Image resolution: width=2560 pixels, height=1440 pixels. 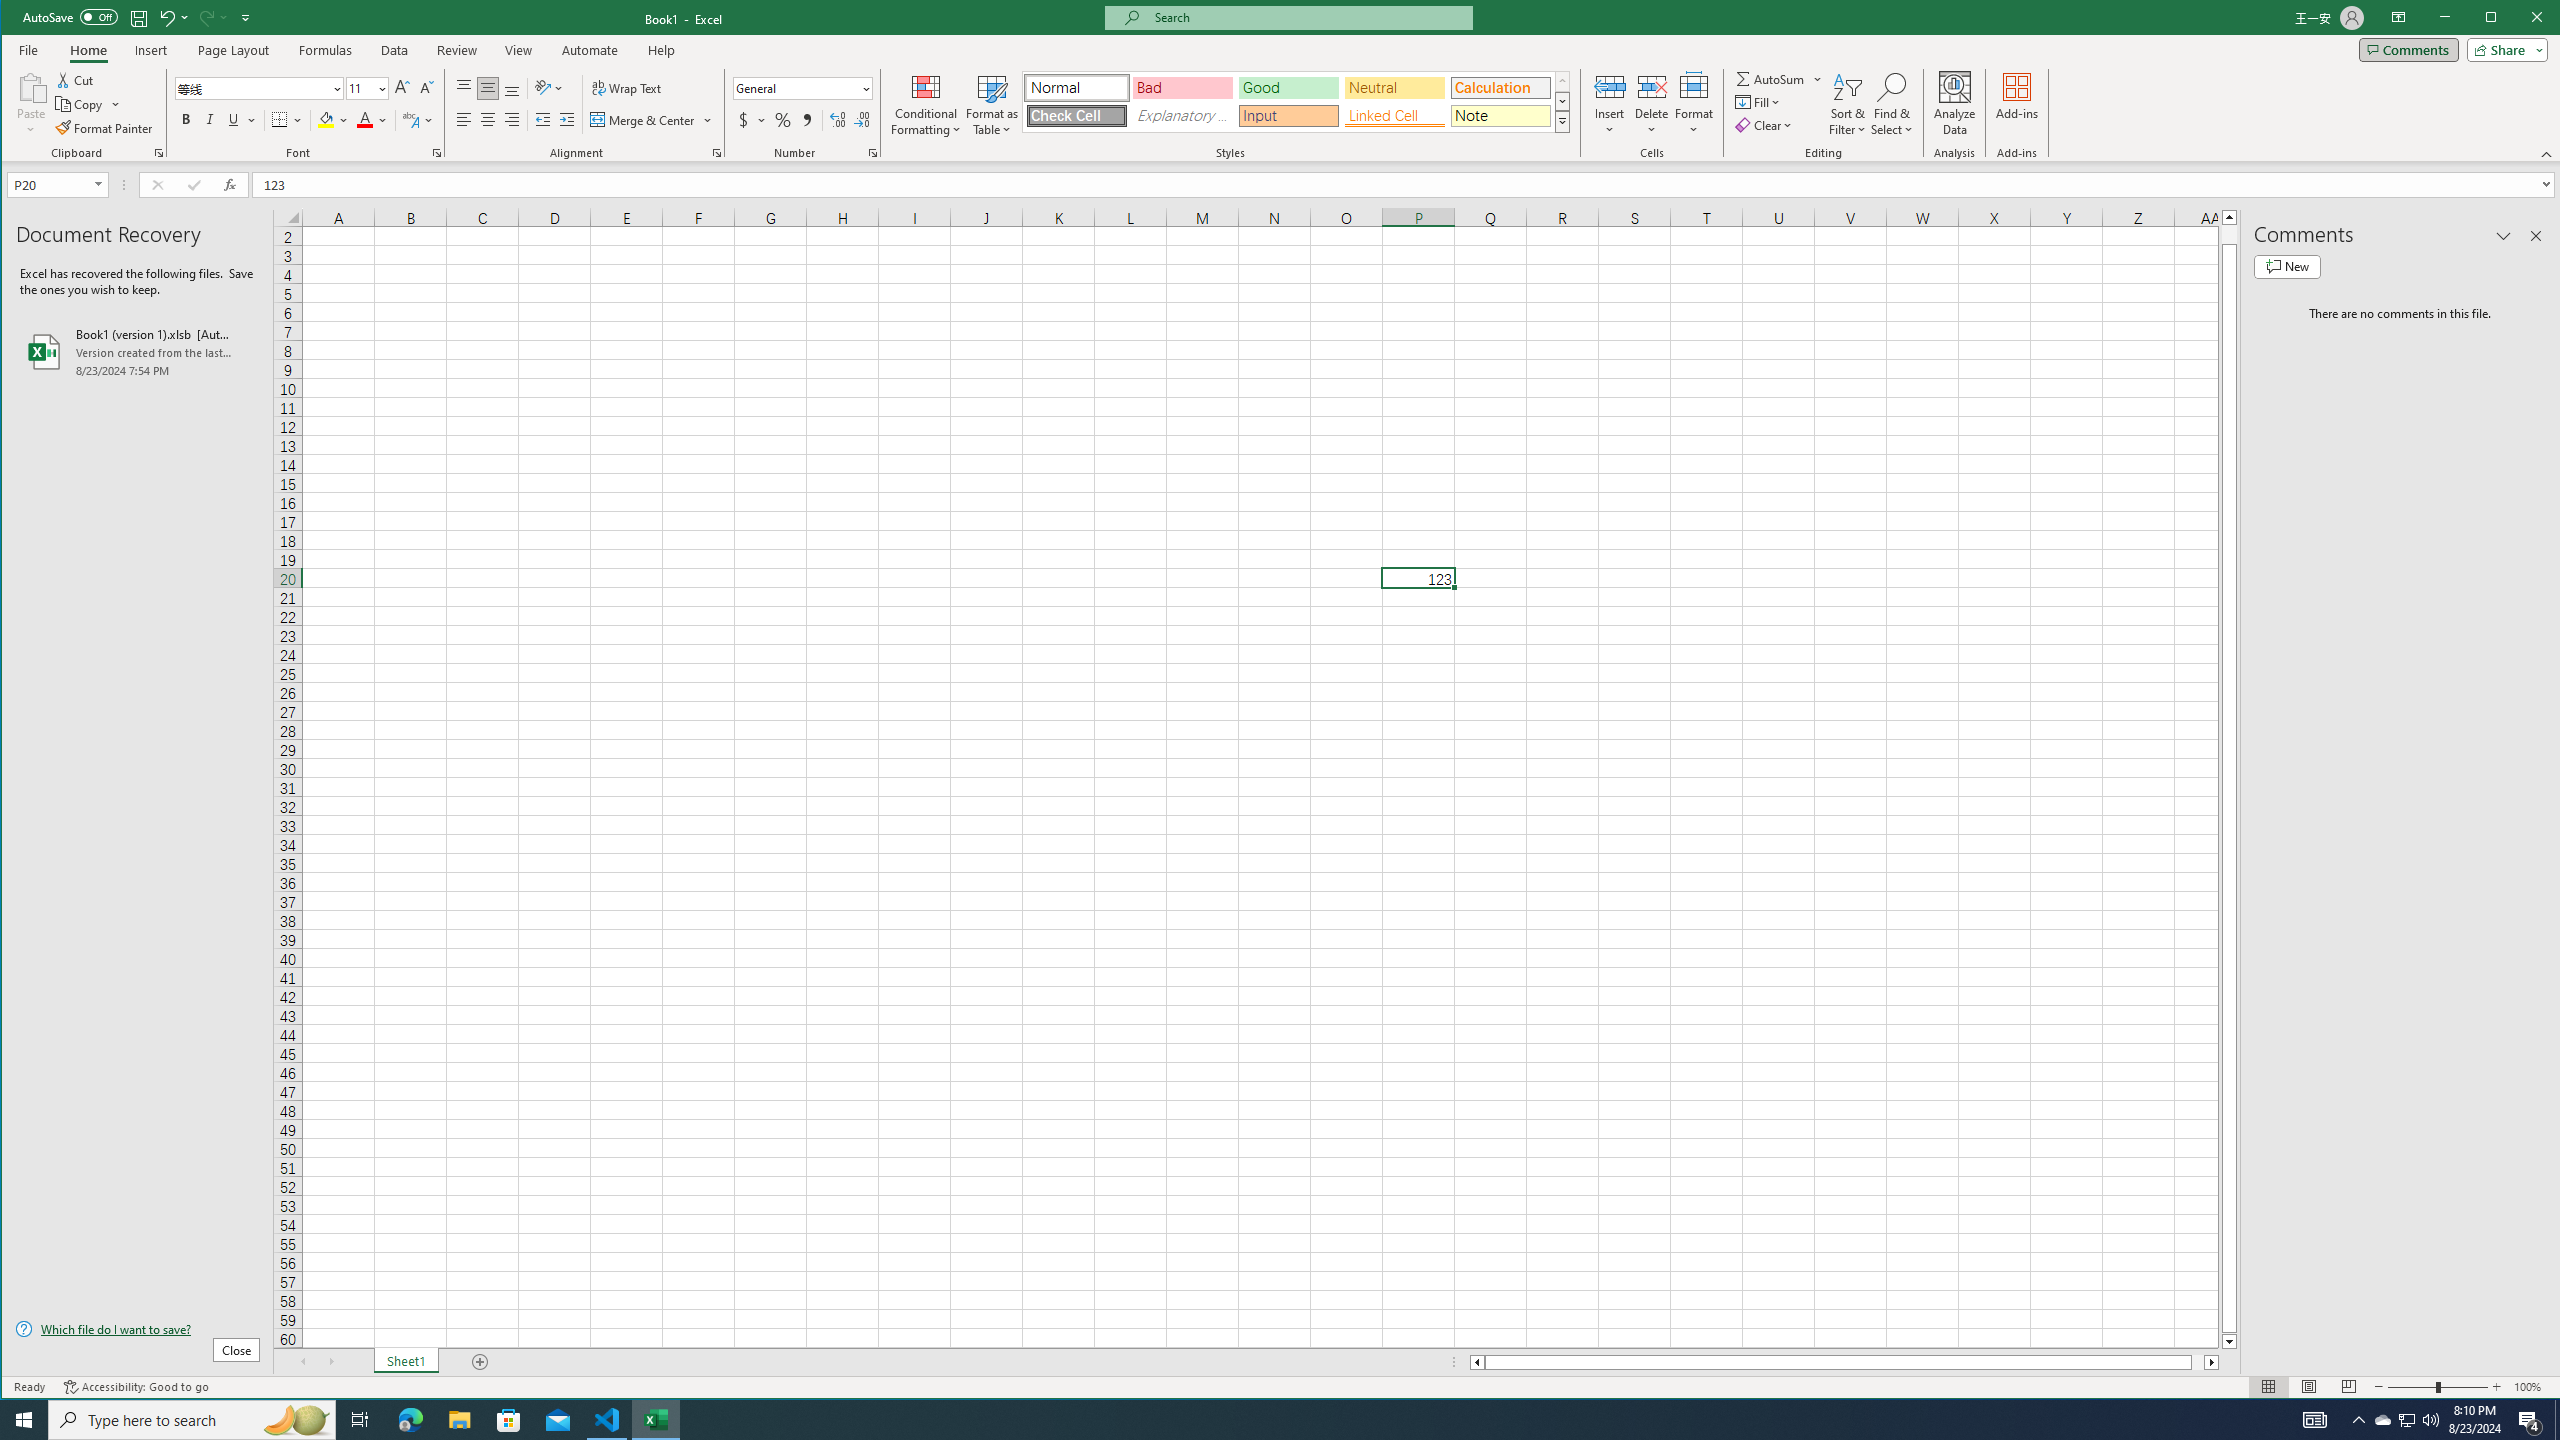 I want to click on 'Microsoft Edge', so click(x=409, y=1418).